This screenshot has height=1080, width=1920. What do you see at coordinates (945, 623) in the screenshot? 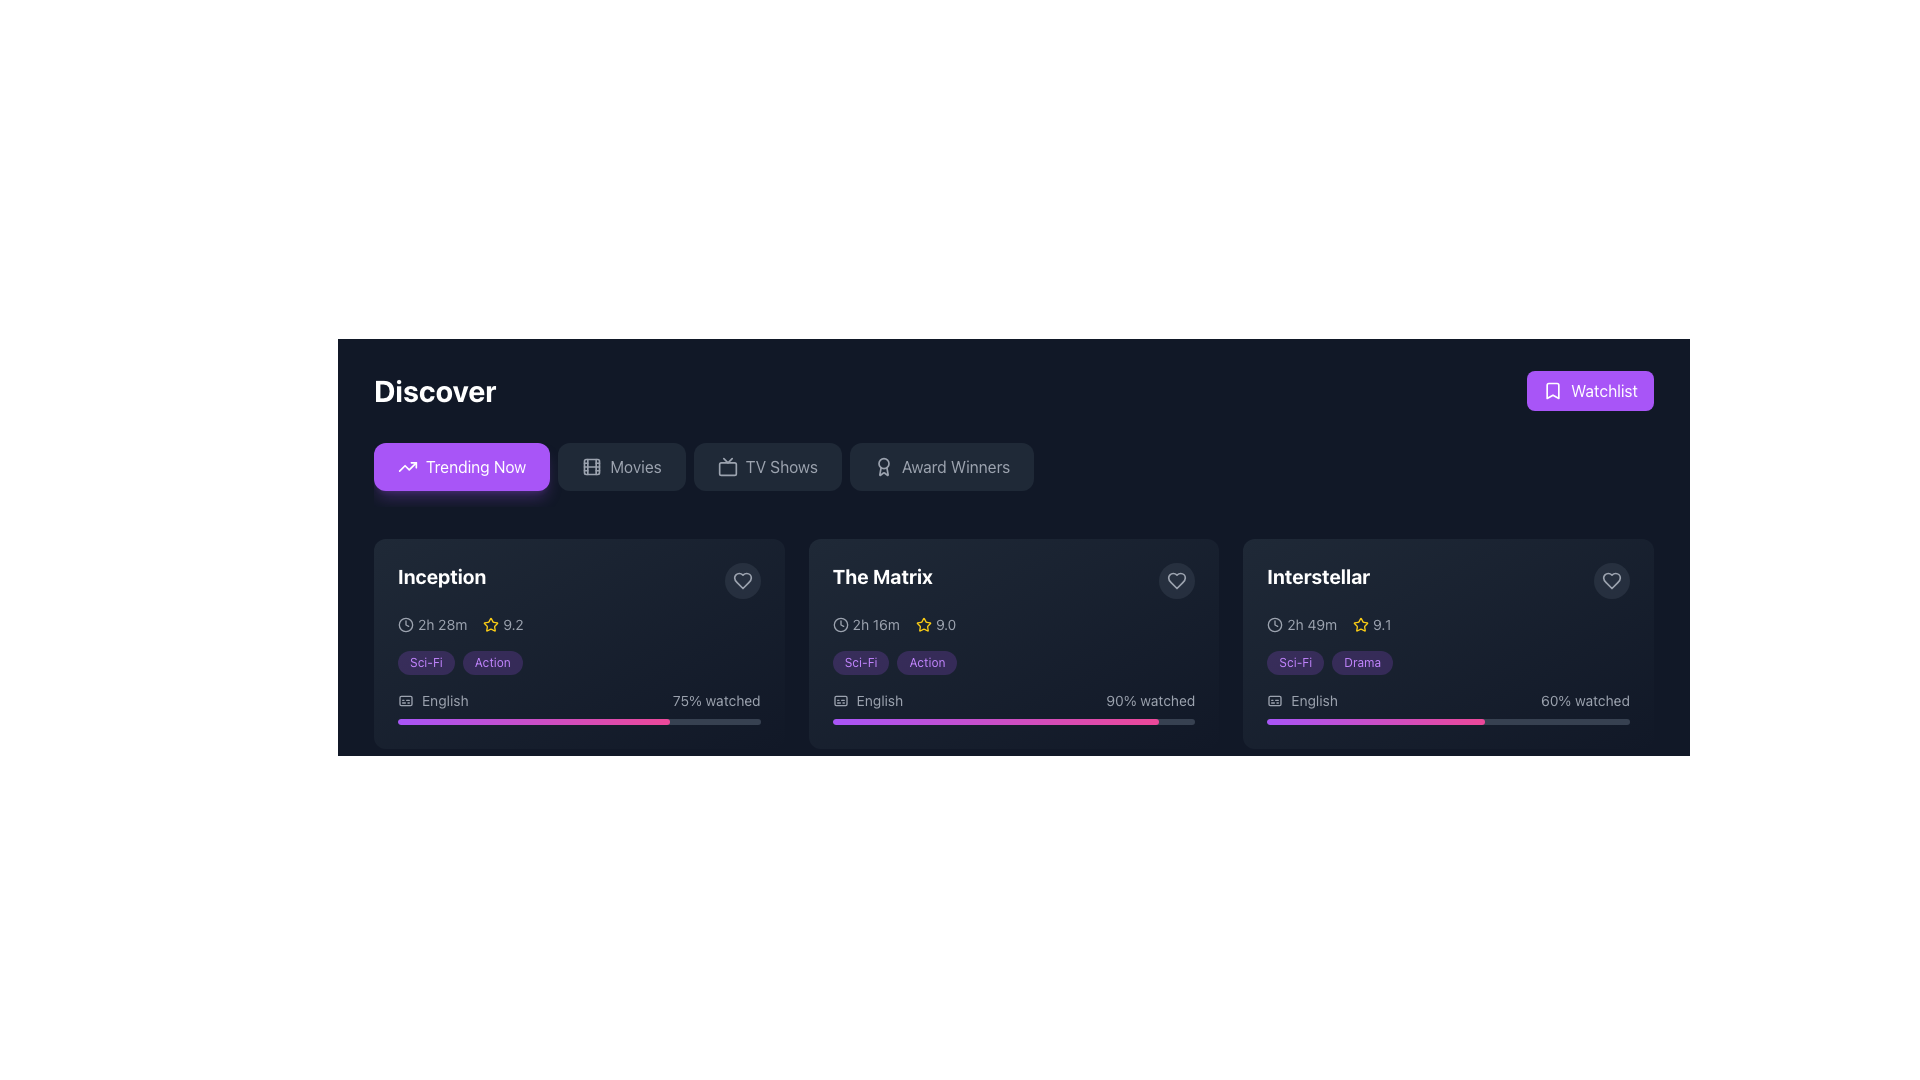
I see `the static text label displaying the number '9.0' located to the right of the yellow star icon in 'The Matrix' card` at bounding box center [945, 623].